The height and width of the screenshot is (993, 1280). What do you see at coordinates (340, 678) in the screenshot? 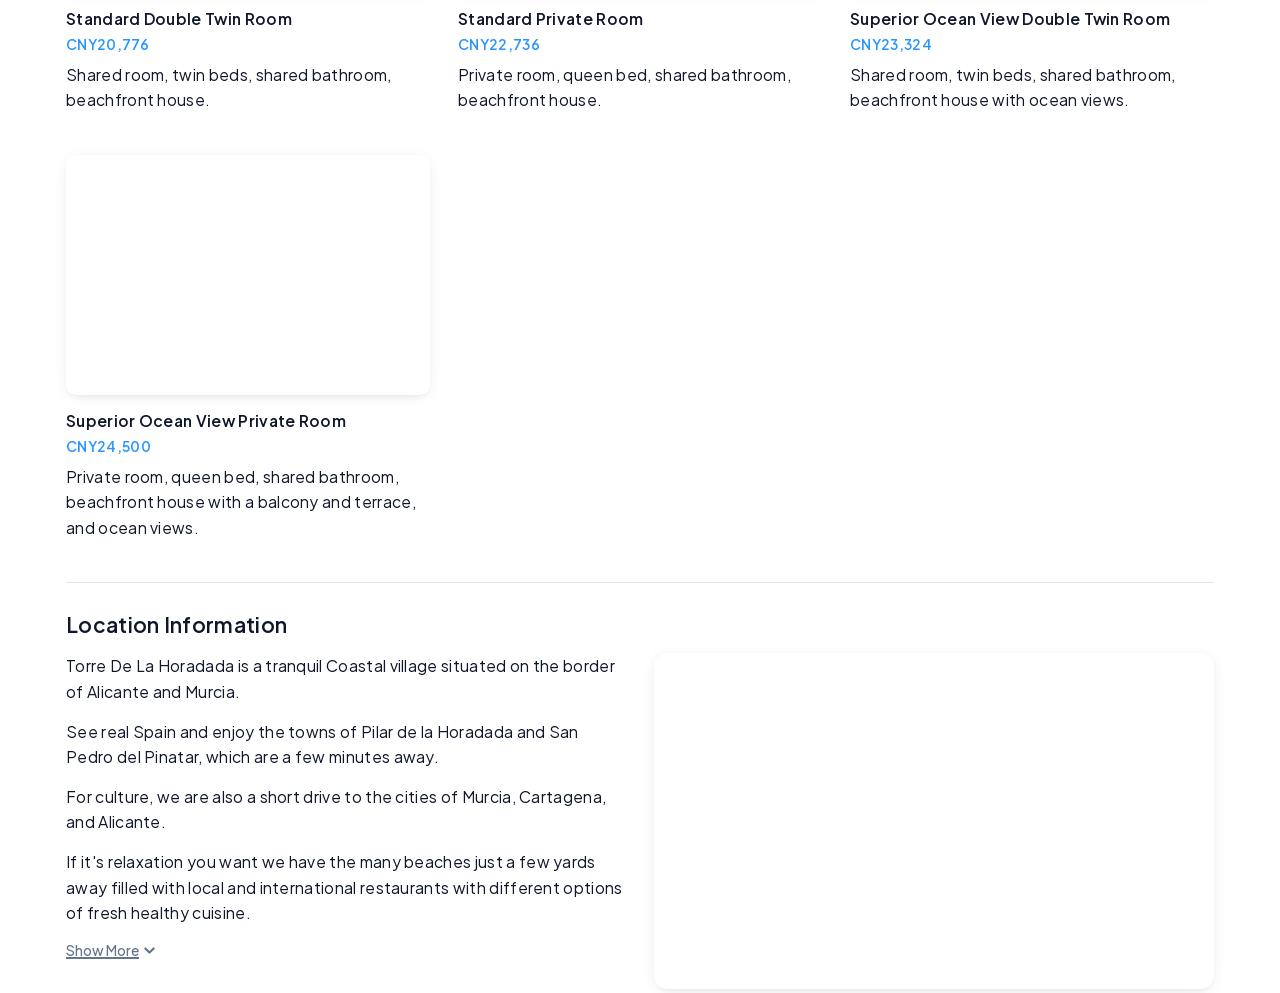
I see `'Torre De La Horadada is a tranquil Coastal village situated on the border of Alicante and Murcia.'` at bounding box center [340, 678].